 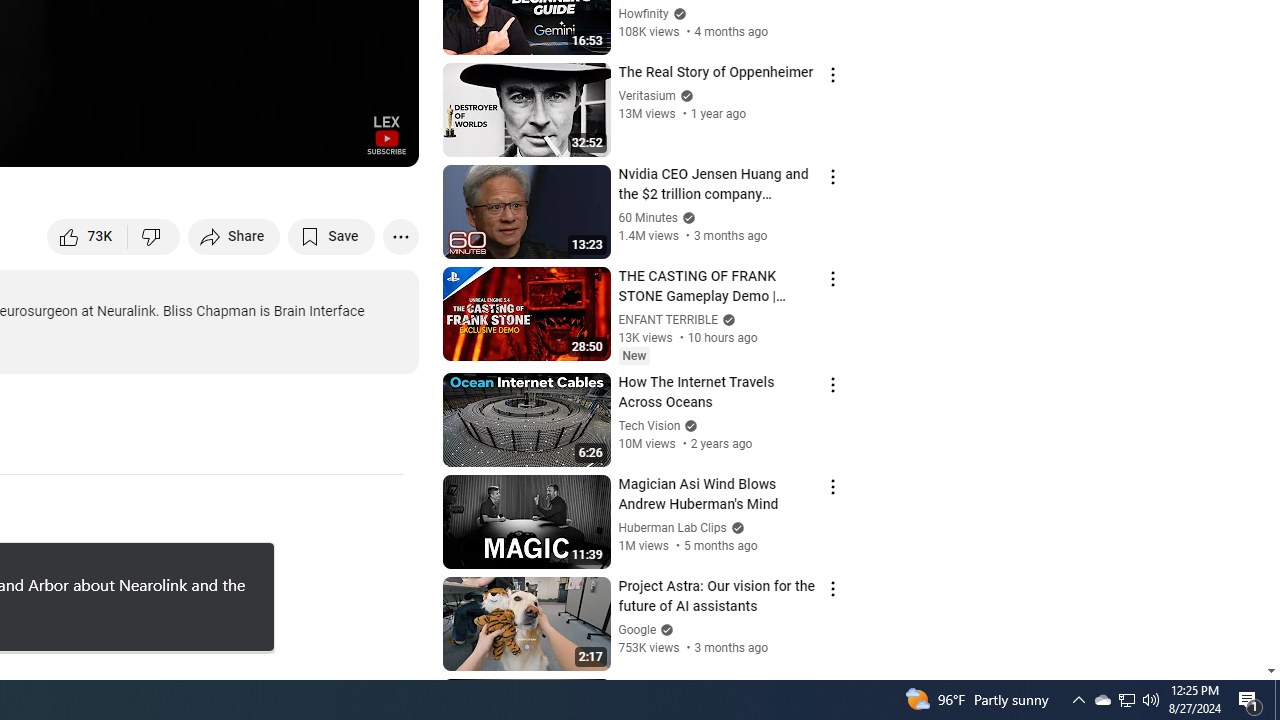 What do you see at coordinates (334, 141) in the screenshot?
I see `'Theater mode (t)'` at bounding box center [334, 141].